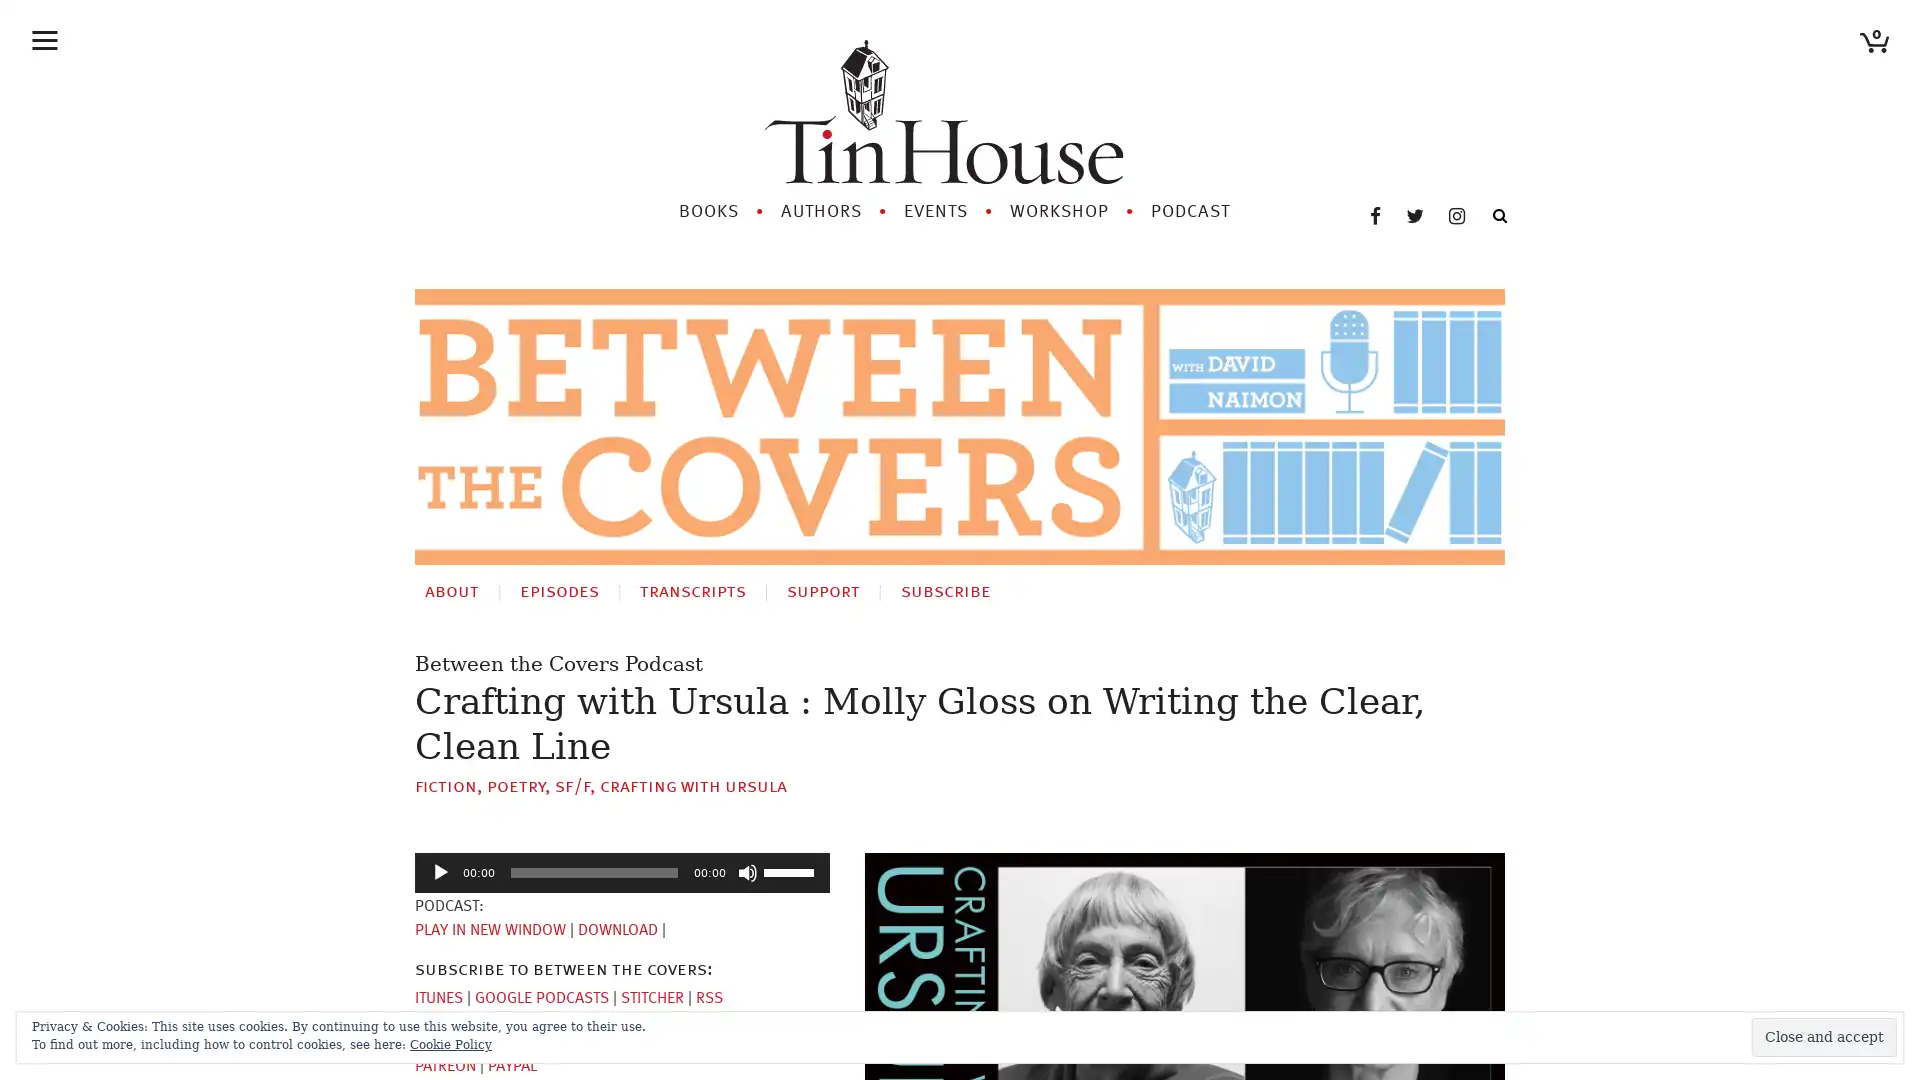 The image size is (1920, 1080). I want to click on Paypal, so click(512, 1040).